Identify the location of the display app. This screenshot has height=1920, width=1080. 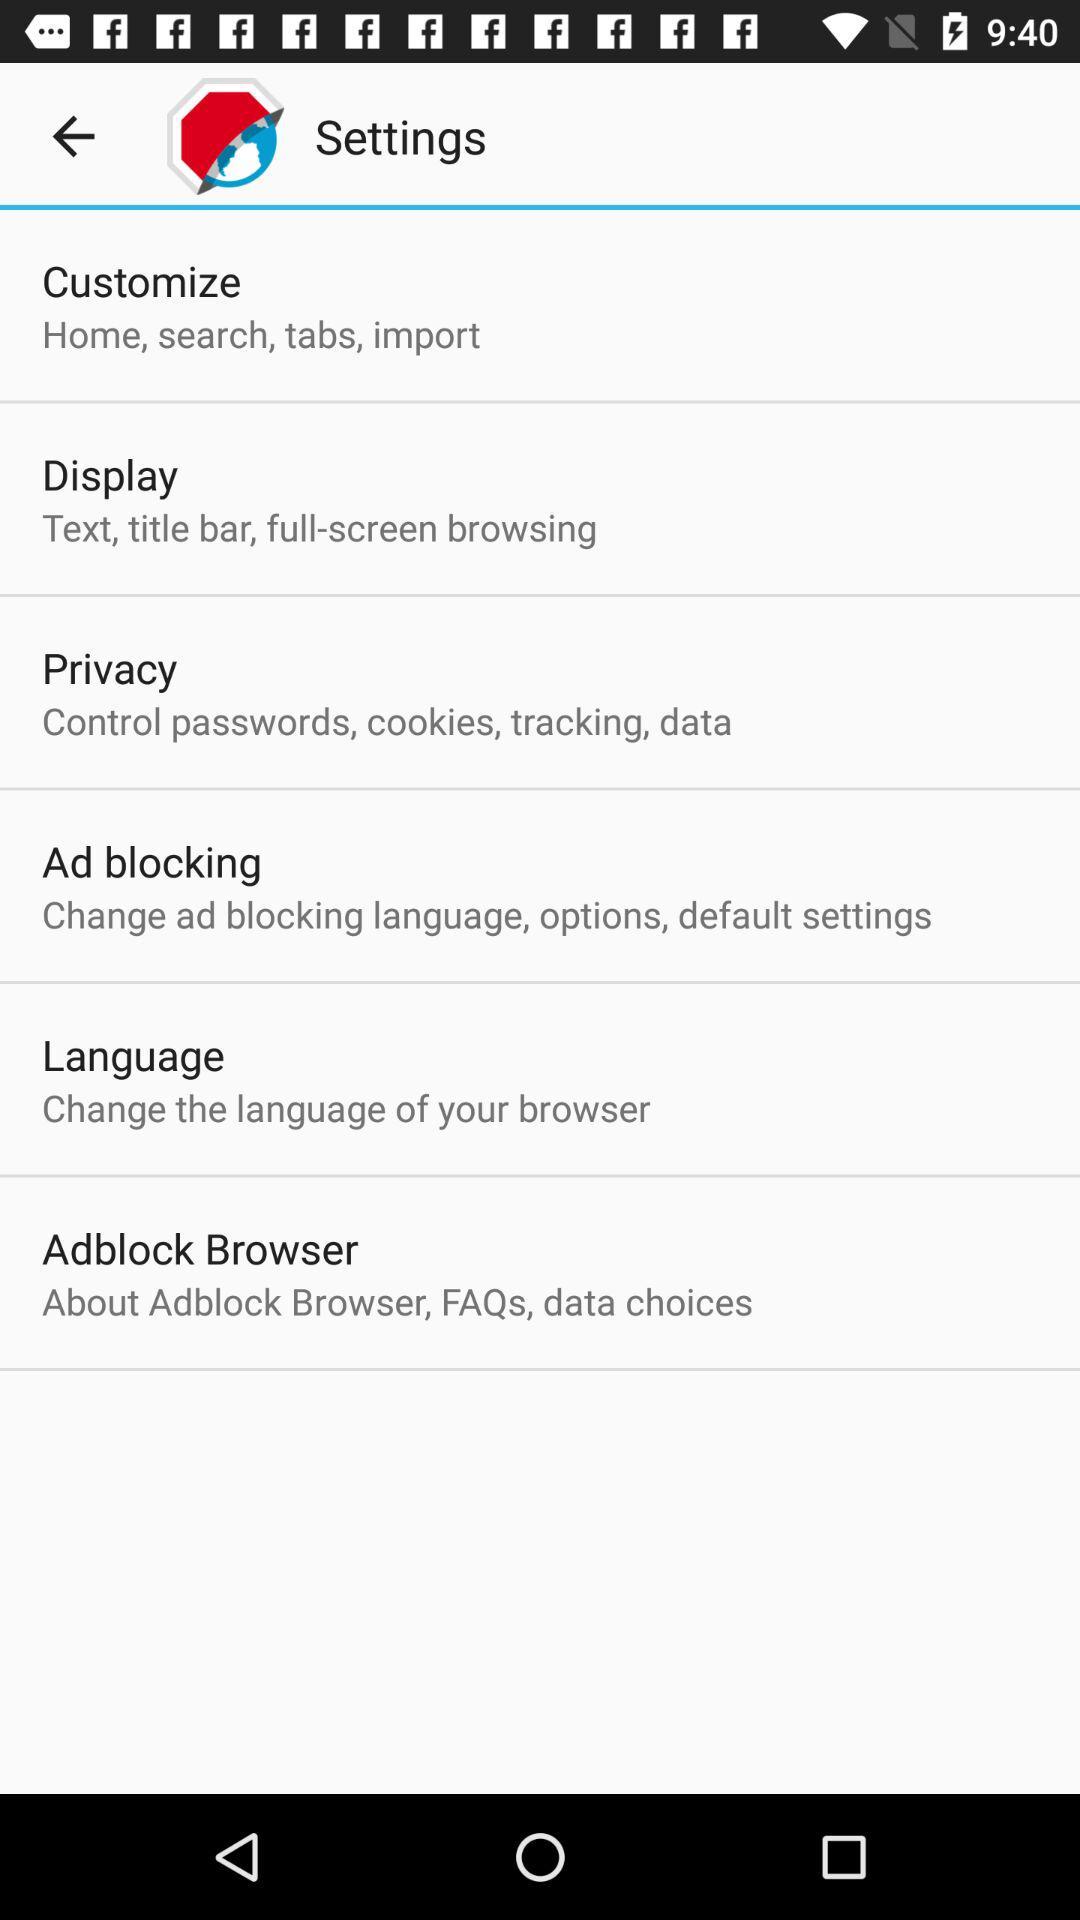
(110, 473).